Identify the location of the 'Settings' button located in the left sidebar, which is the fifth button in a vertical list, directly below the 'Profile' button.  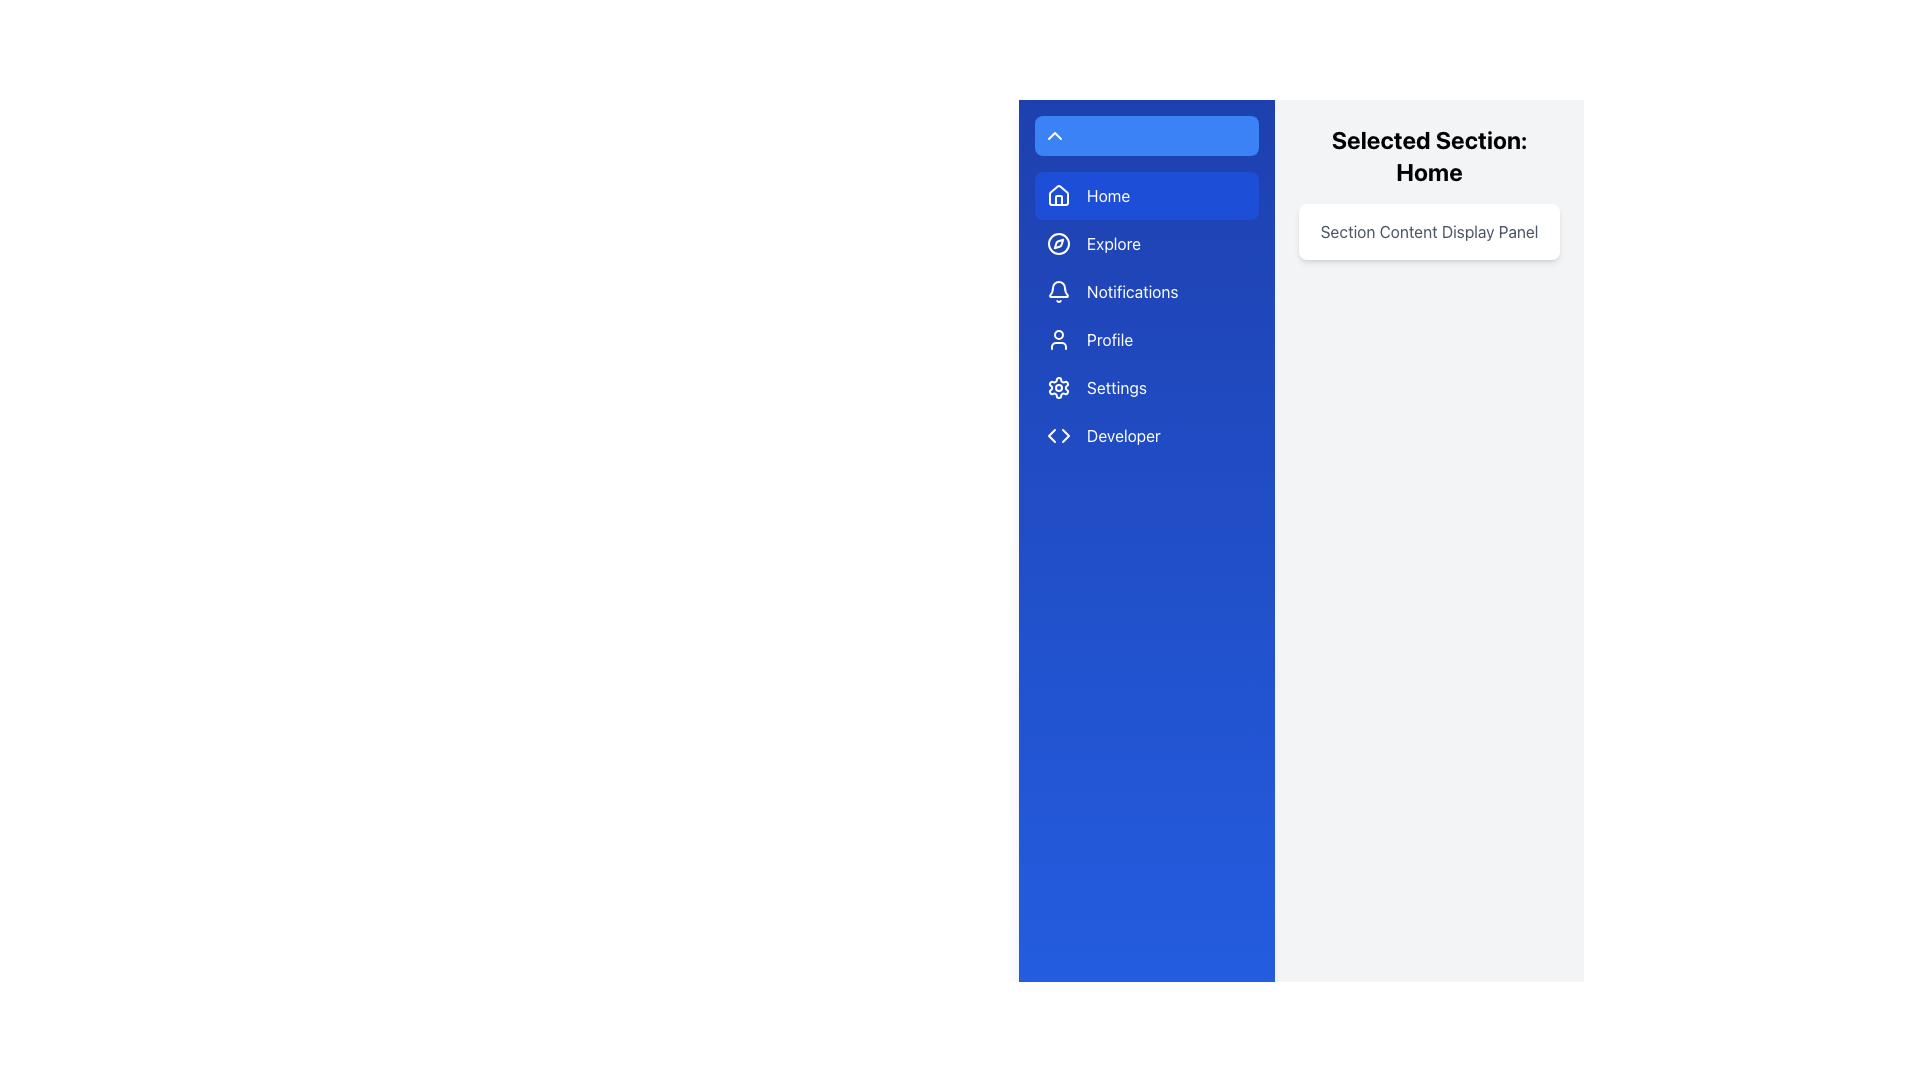
(1147, 388).